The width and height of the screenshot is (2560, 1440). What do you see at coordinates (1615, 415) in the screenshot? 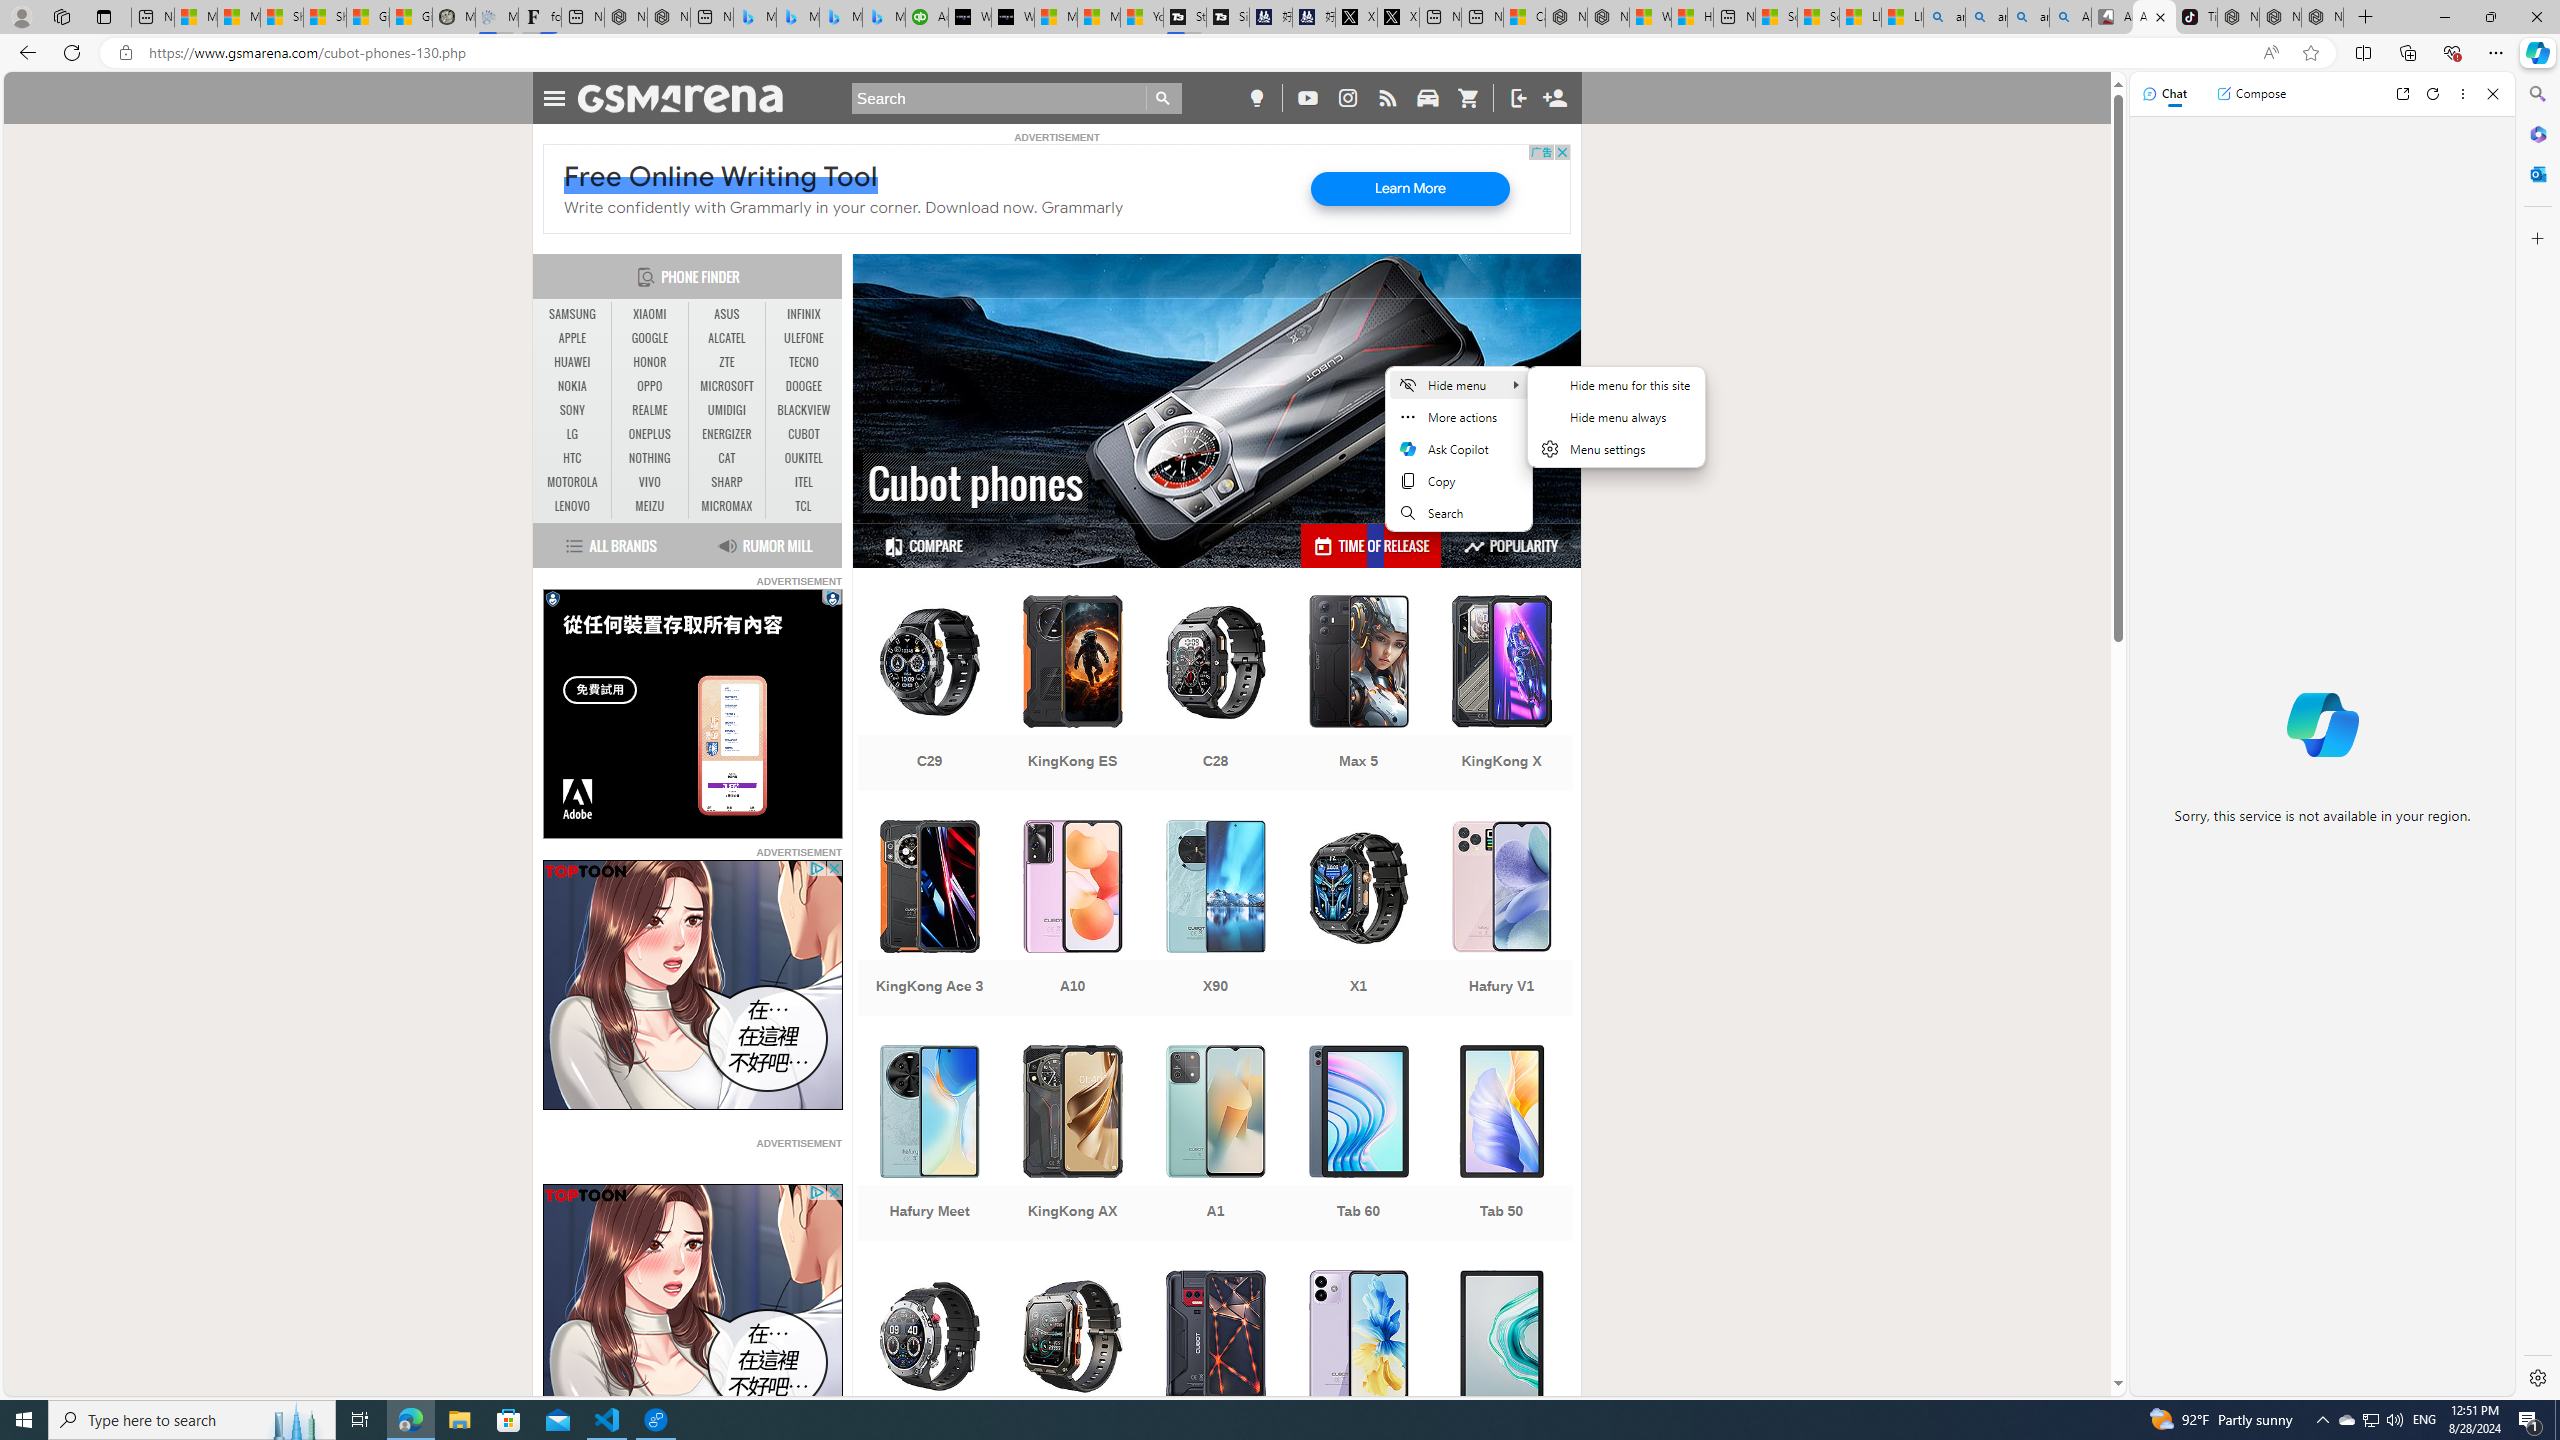
I see `'Hide menu always'` at bounding box center [1615, 415].